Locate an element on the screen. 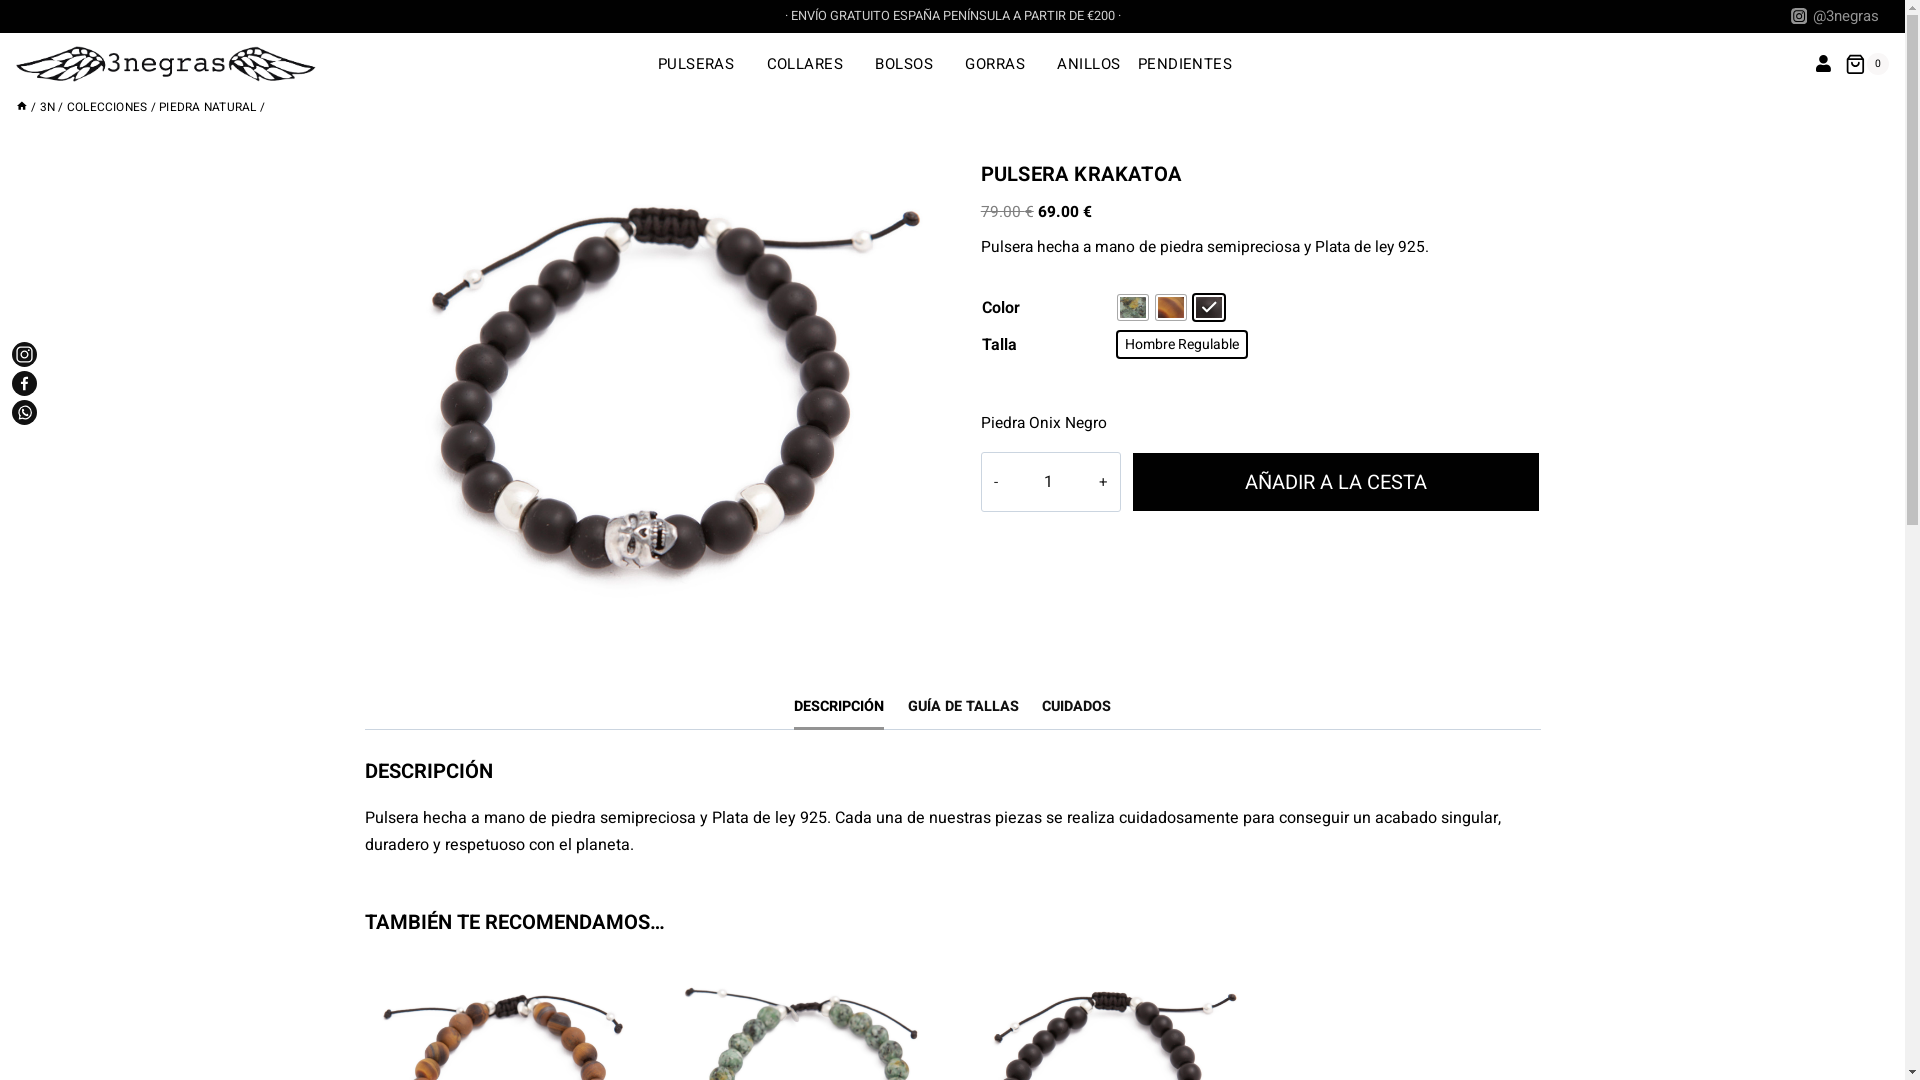 The image size is (1920, 1080). 'Piedra Onix negro' is located at coordinates (1208, 307).